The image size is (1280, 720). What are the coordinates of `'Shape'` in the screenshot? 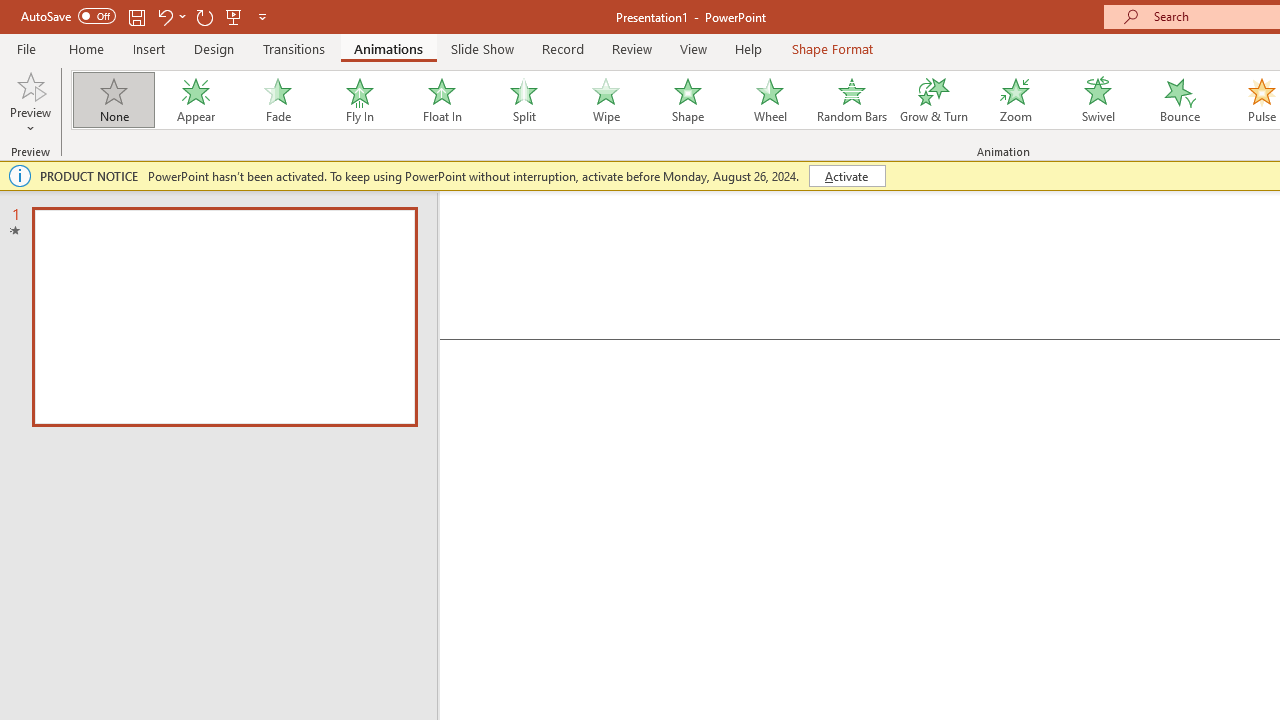 It's located at (688, 100).